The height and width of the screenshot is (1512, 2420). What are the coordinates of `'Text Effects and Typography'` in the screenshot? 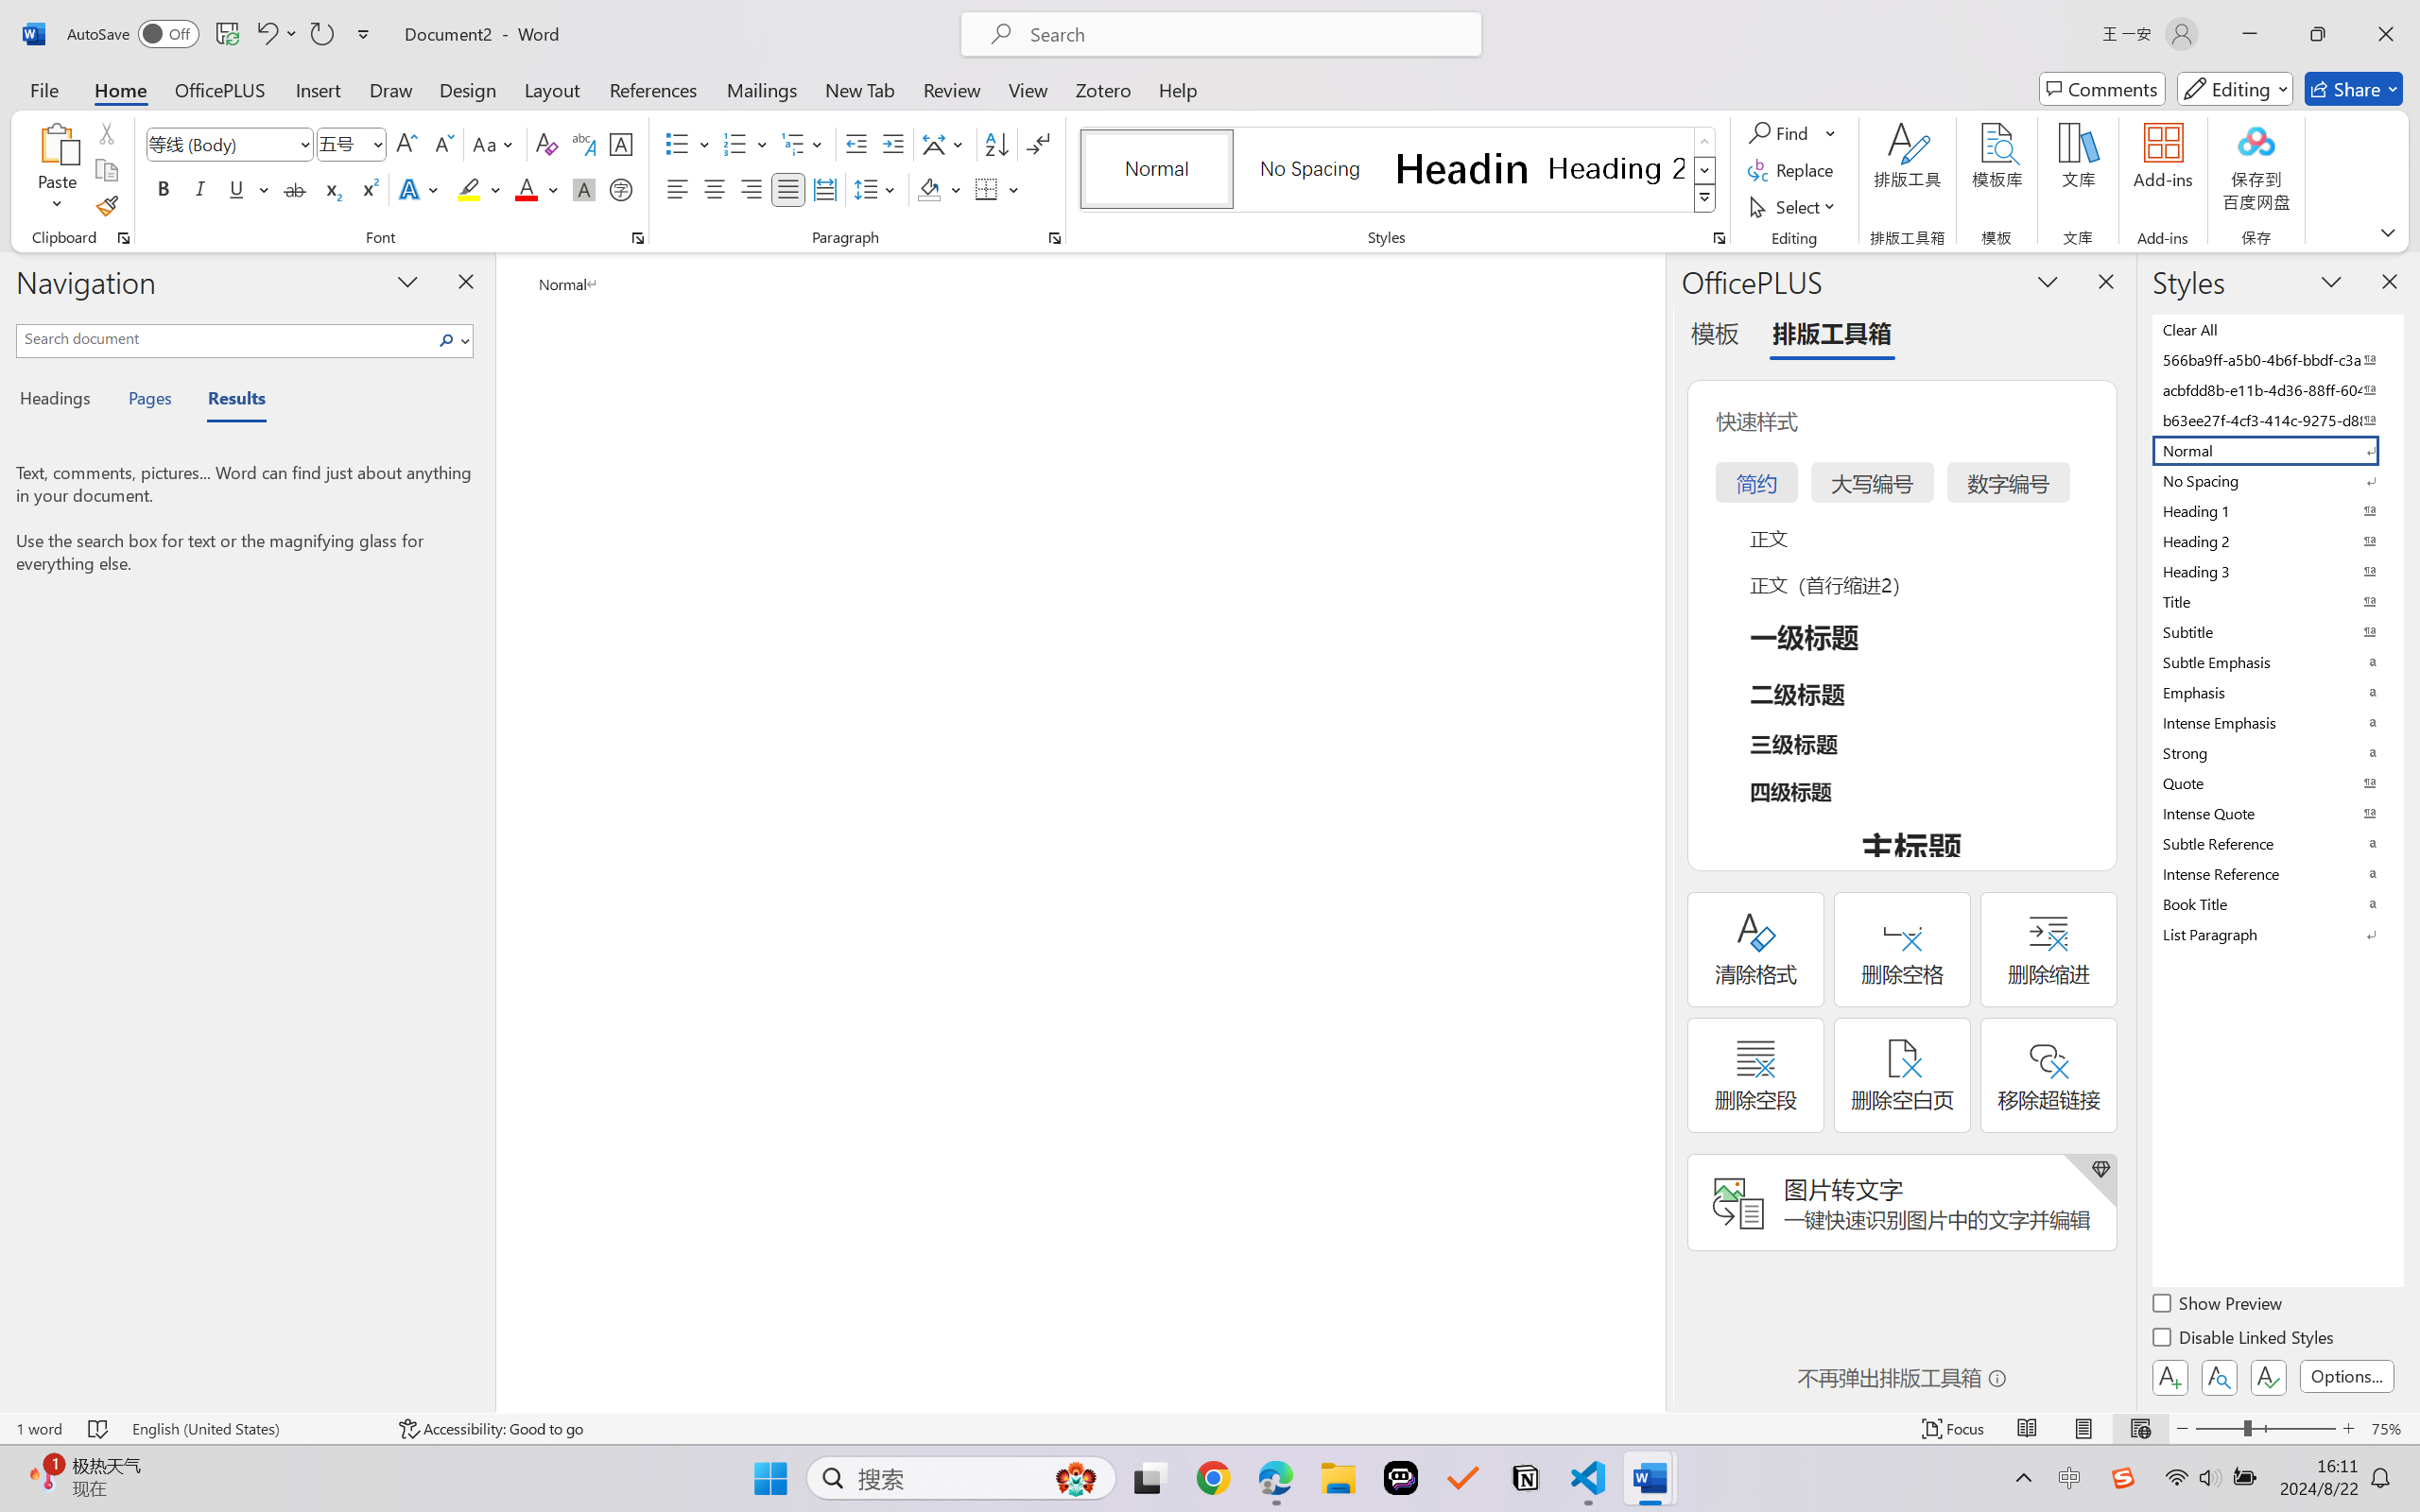 It's located at (420, 188).